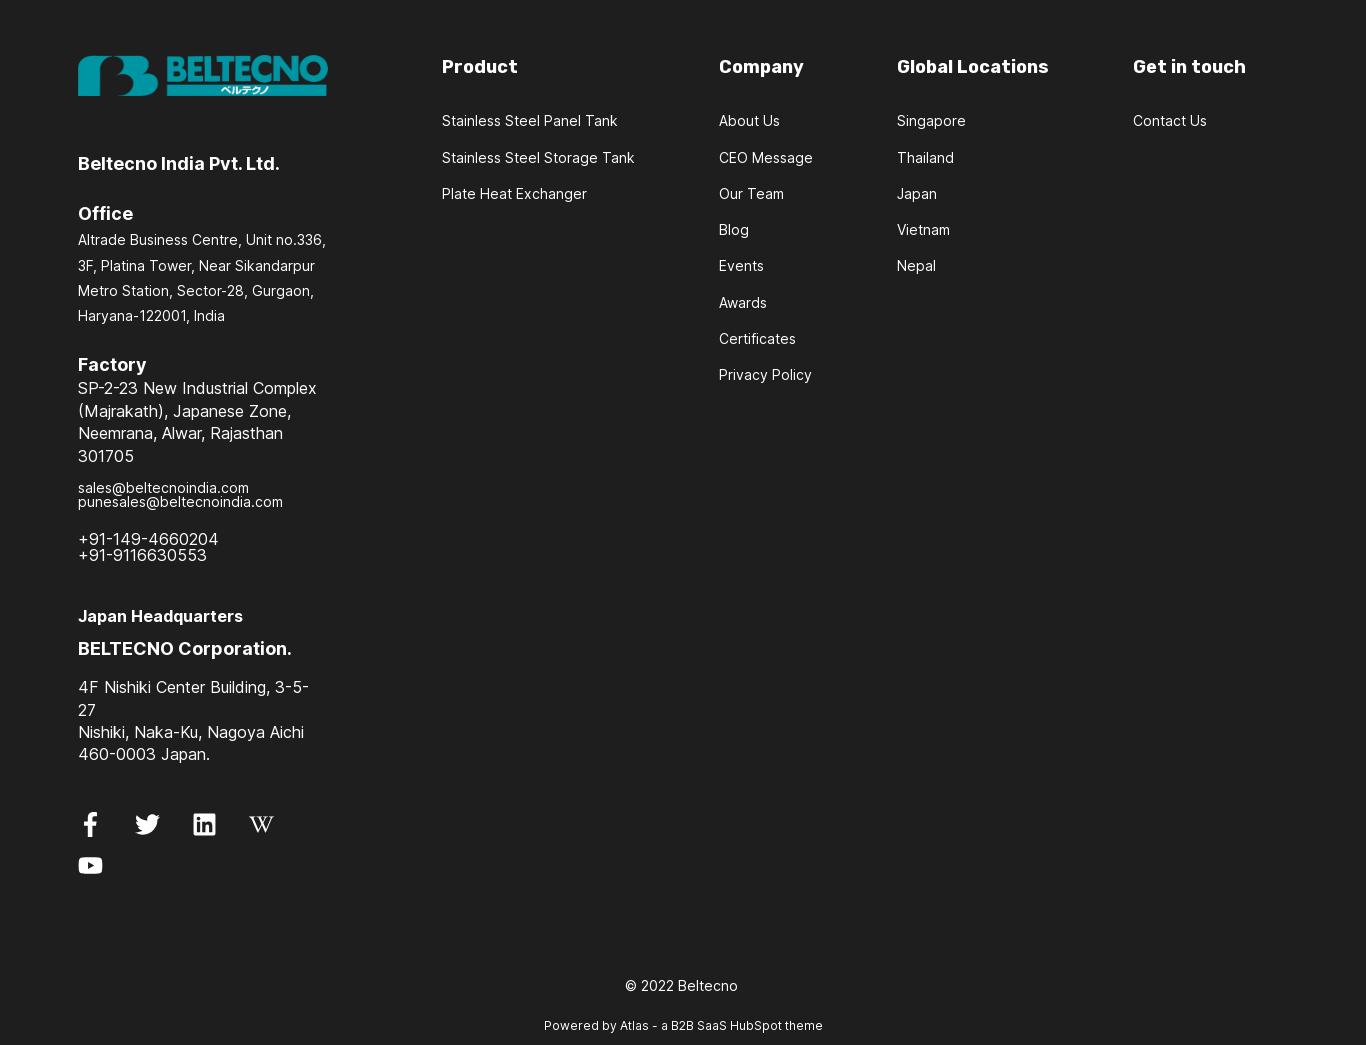 Image resolution: width=1366 pixels, height=1045 pixels. Describe the element at coordinates (220, 500) in the screenshot. I see `'beltecnoindia.com'` at that location.